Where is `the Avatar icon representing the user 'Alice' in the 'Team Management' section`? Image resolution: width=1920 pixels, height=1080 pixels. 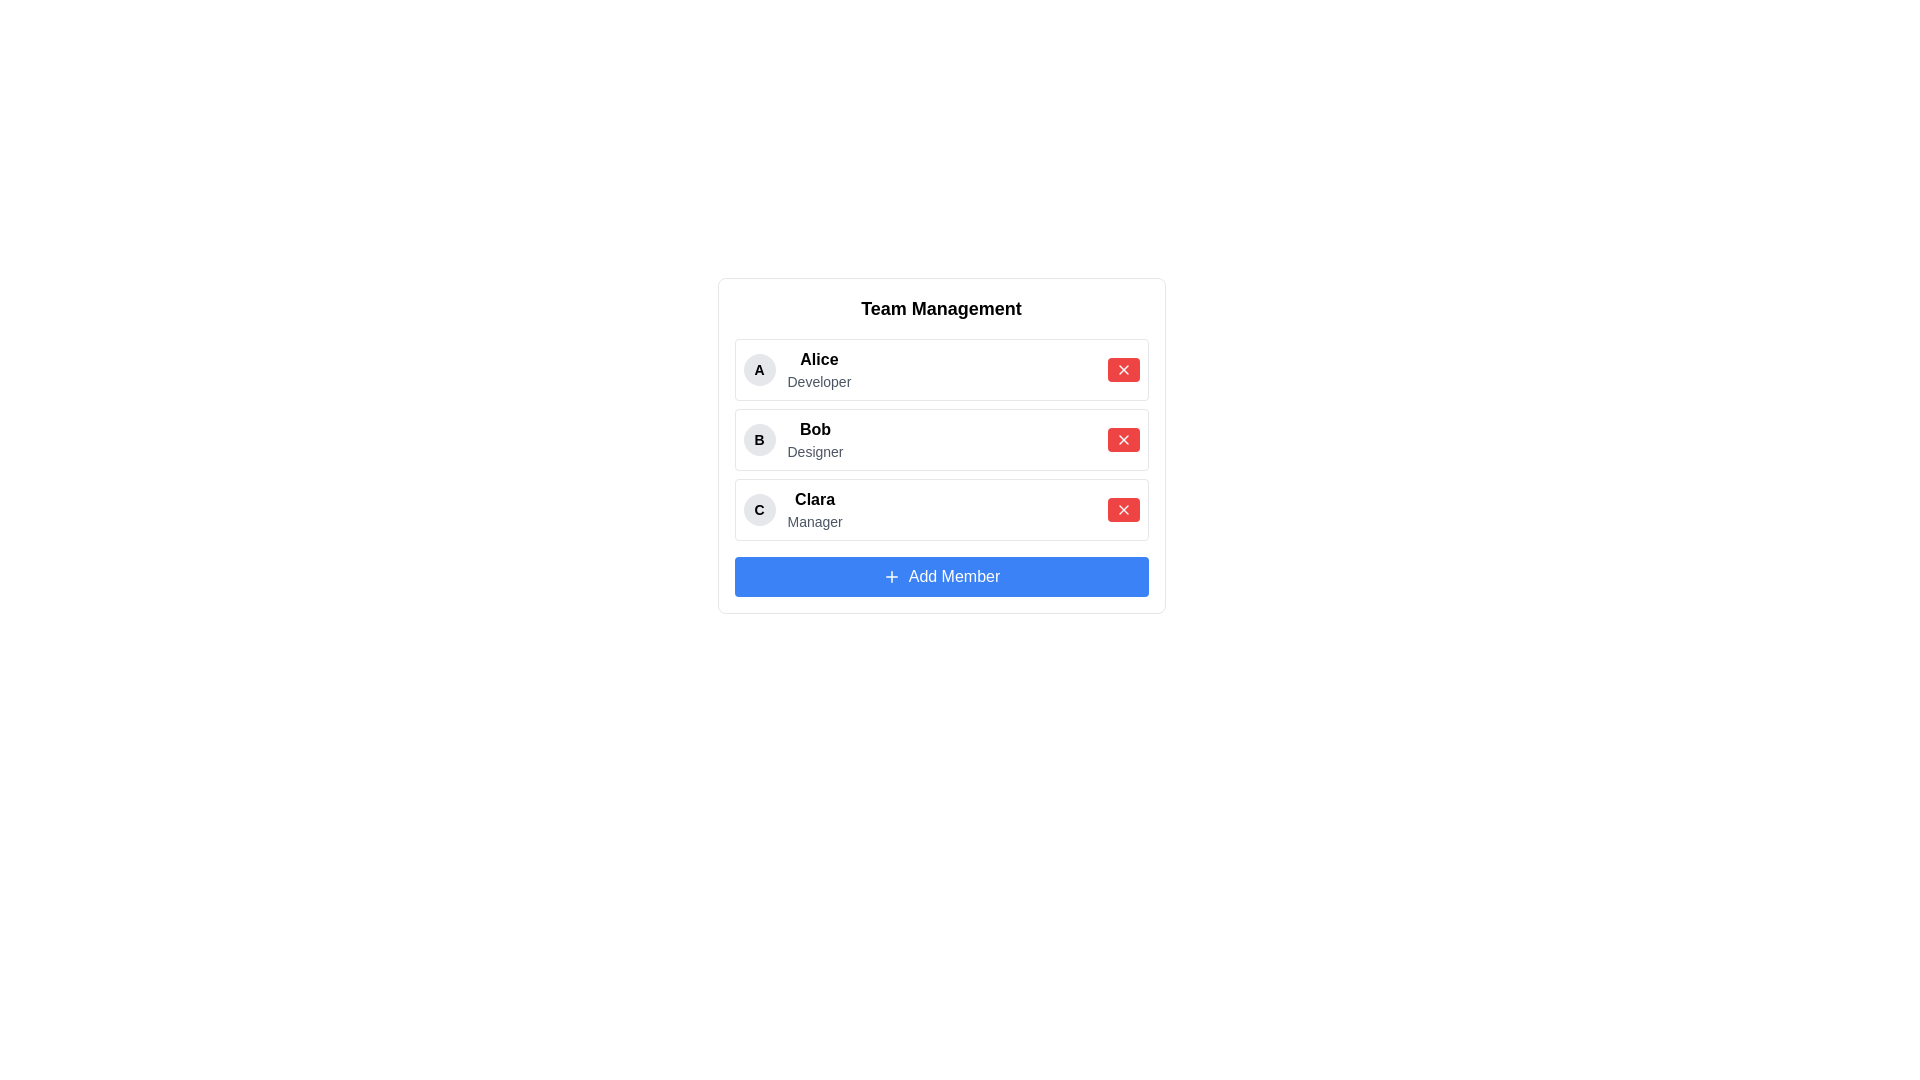 the Avatar icon representing the user 'Alice' in the 'Team Management' section is located at coordinates (758, 370).